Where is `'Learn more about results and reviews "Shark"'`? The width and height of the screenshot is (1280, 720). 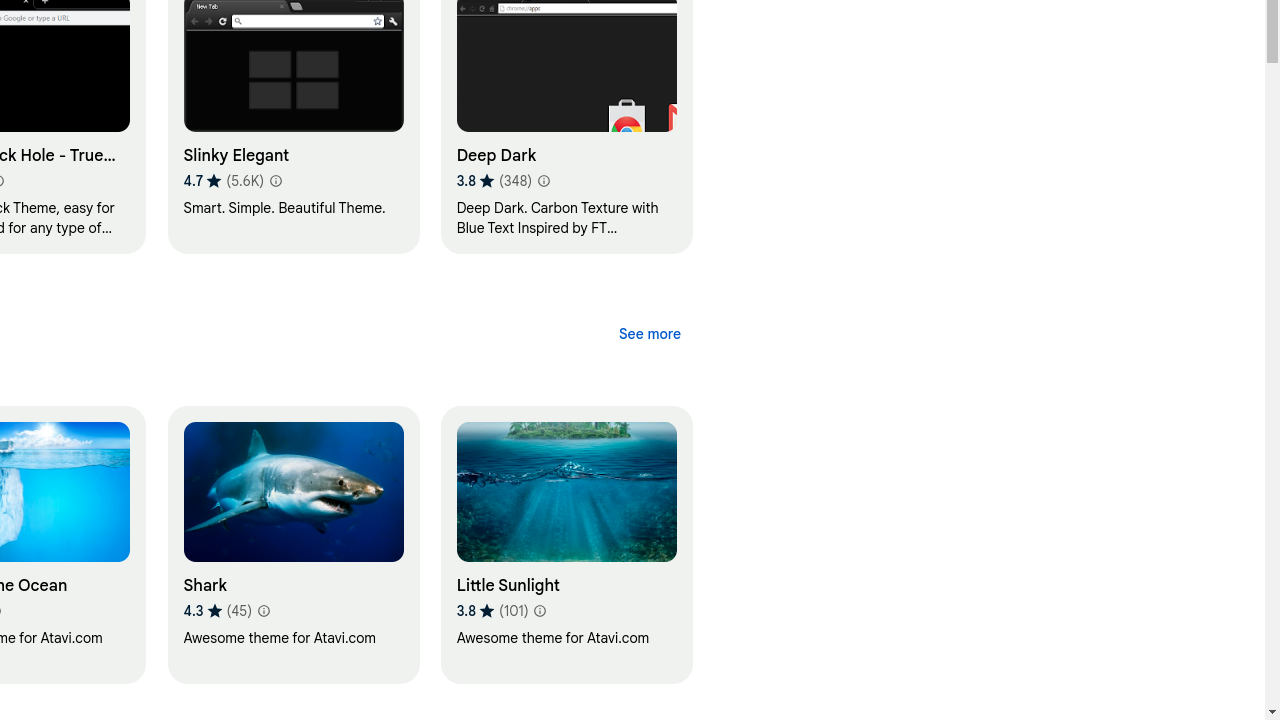 'Learn more about results and reviews "Shark"' is located at coordinates (262, 609).